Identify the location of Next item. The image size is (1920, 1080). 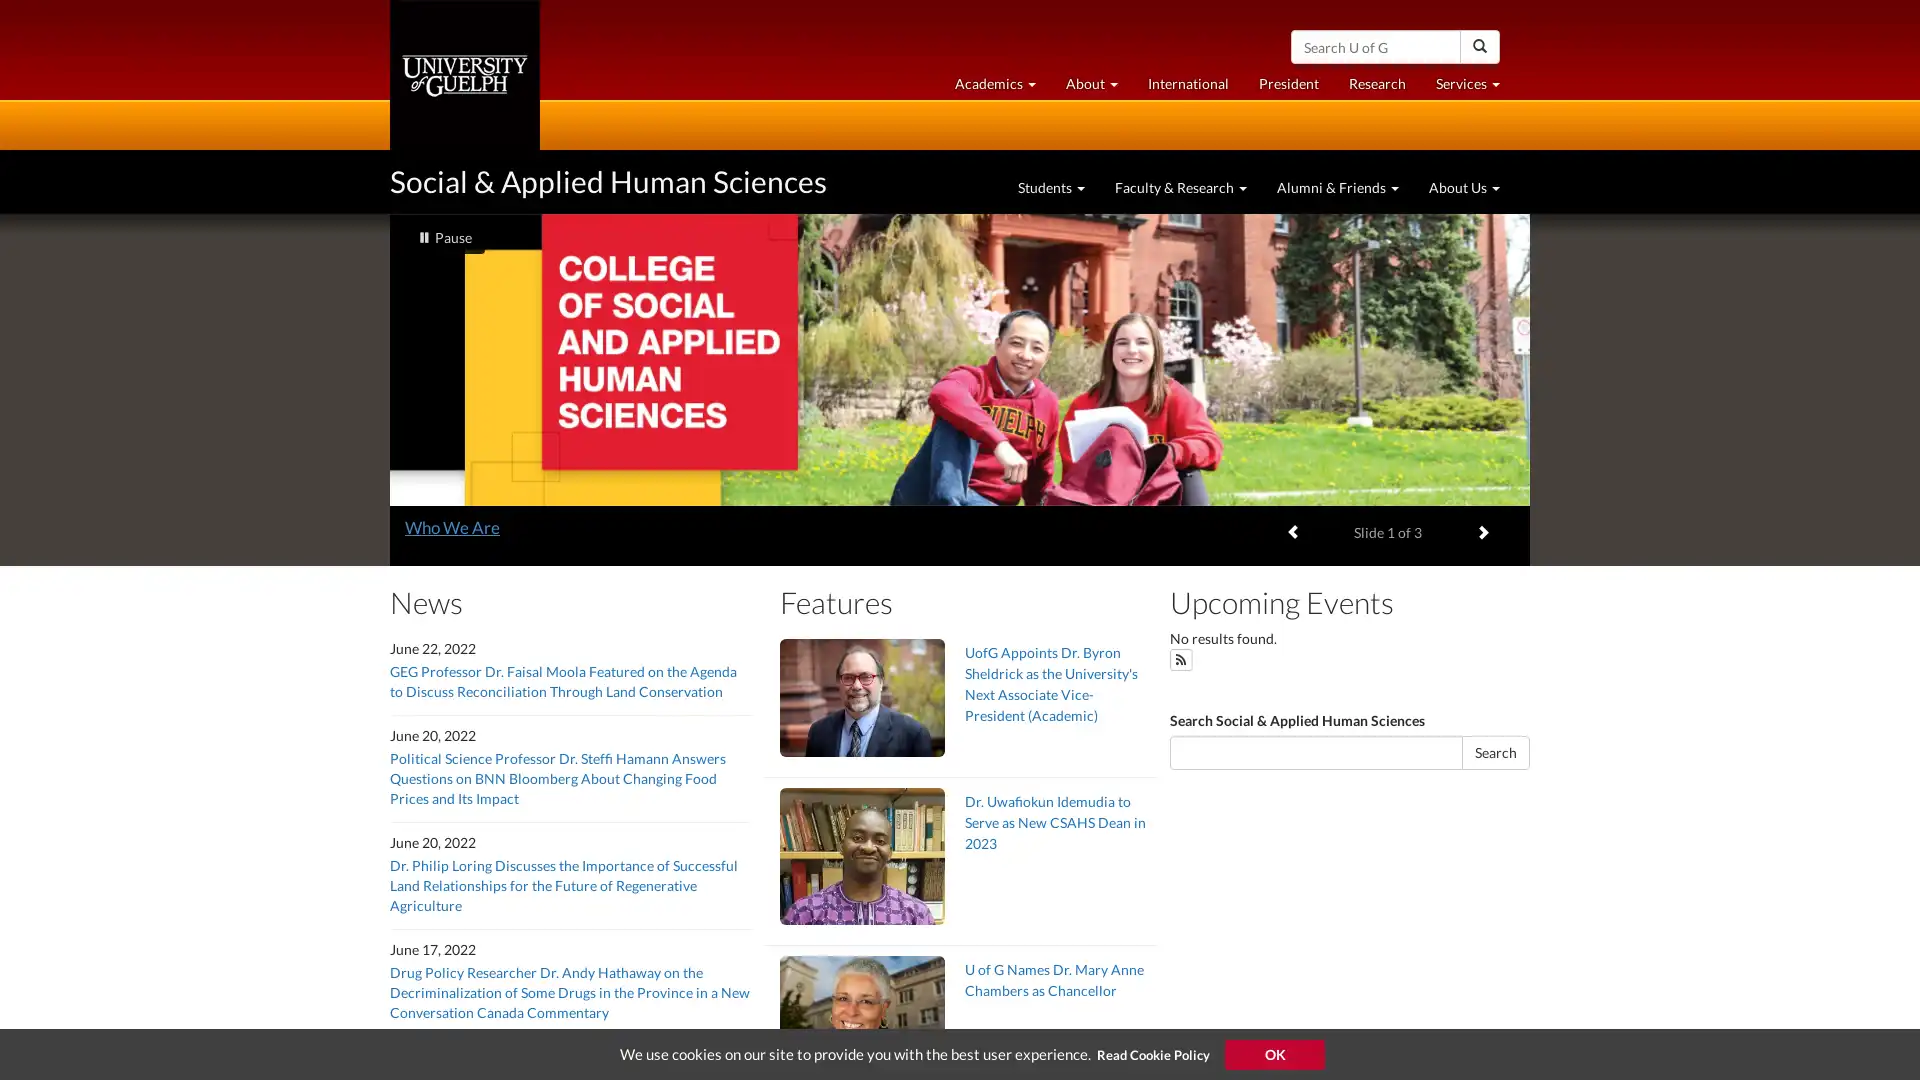
(1482, 239).